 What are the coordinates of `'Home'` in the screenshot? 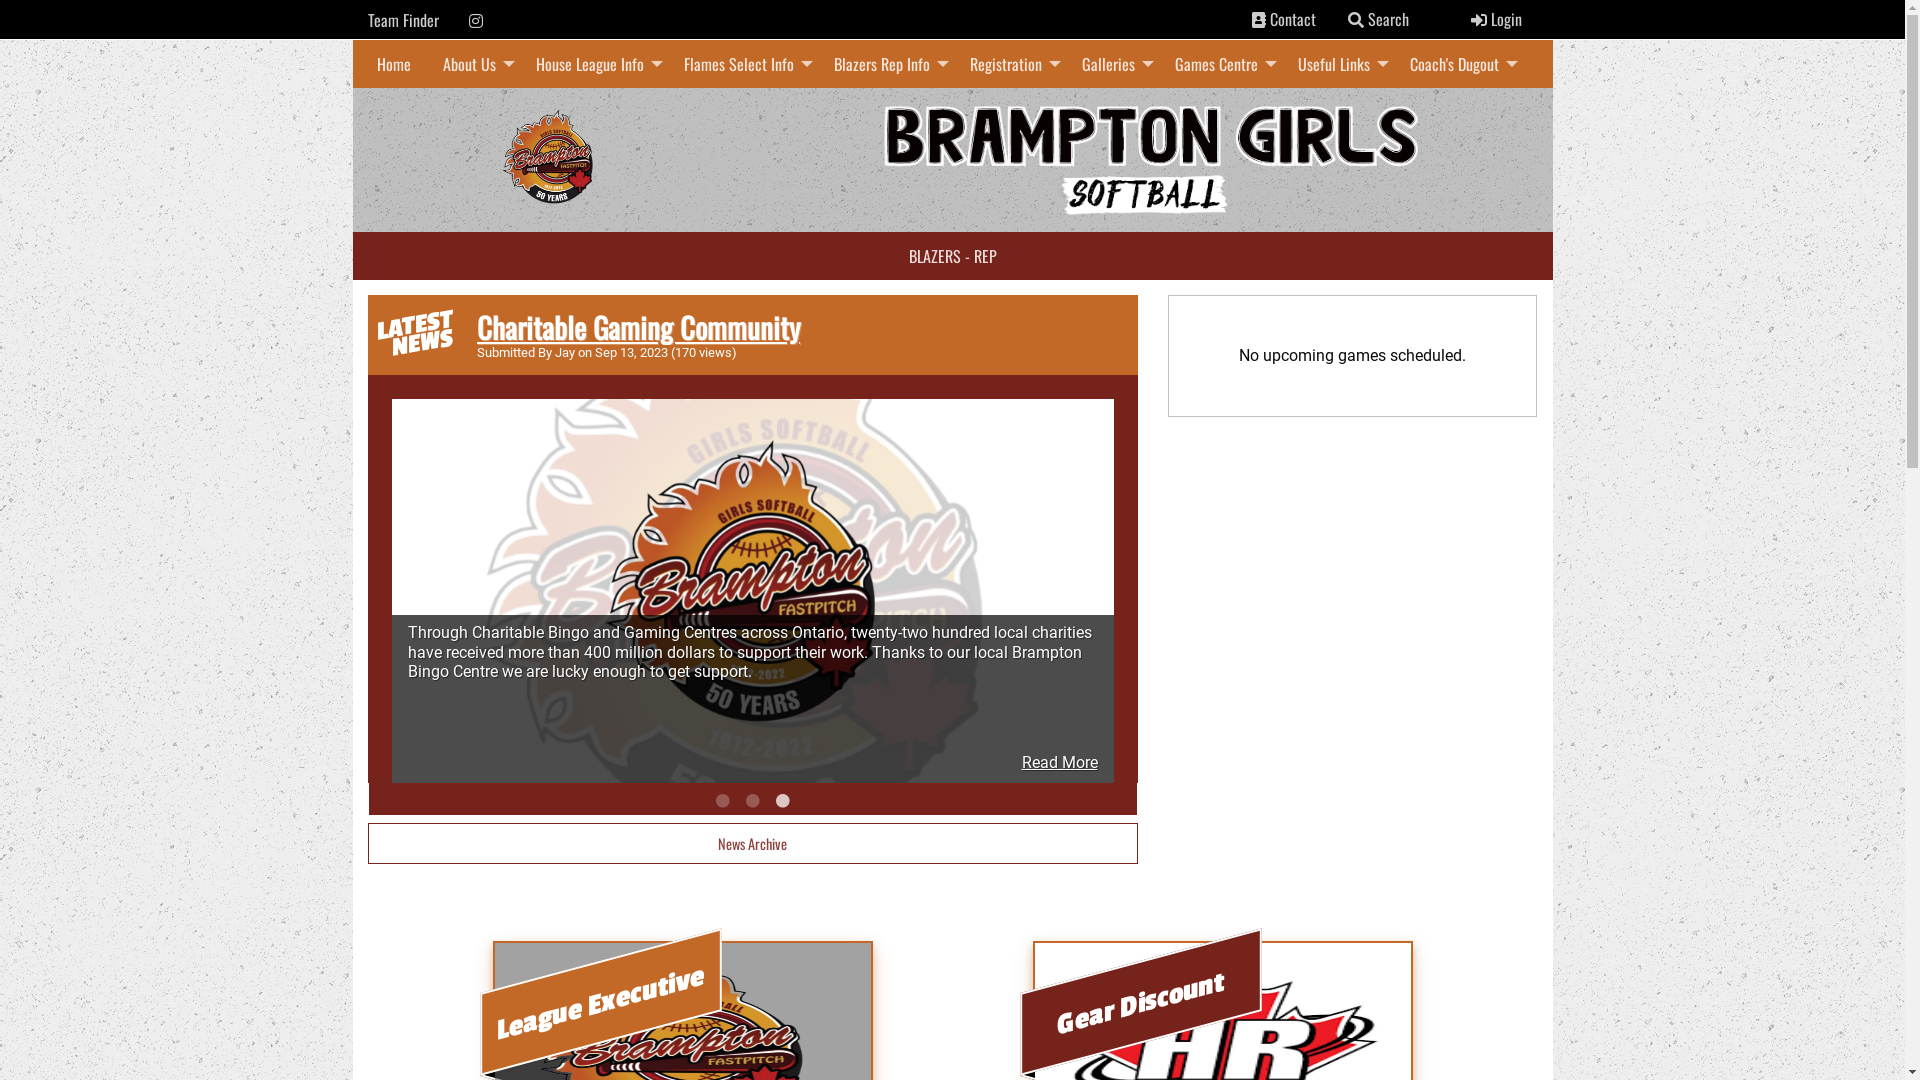 It's located at (393, 63).